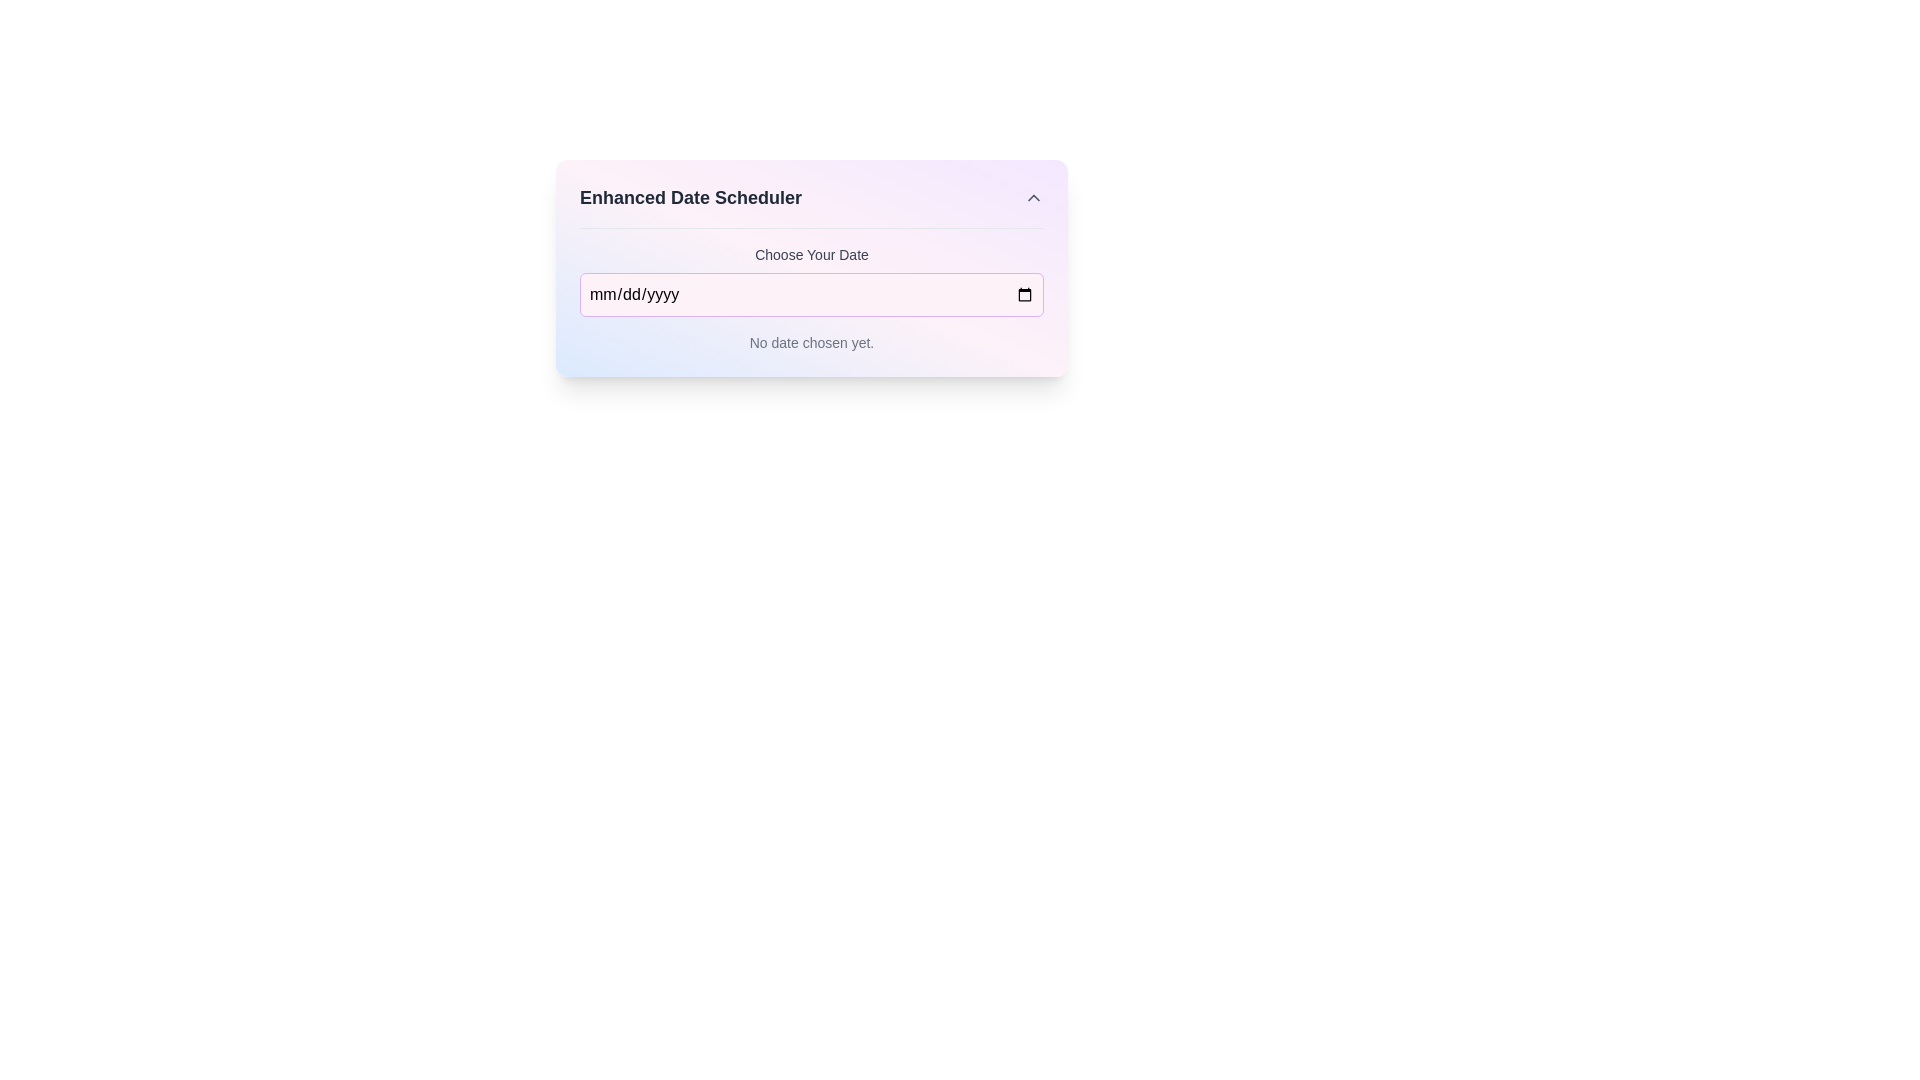 Image resolution: width=1920 pixels, height=1080 pixels. Describe the element at coordinates (811, 253) in the screenshot. I see `the text label reading 'Choose Your Date' which is styled in gray and positioned above the date input field in the 'Enhanced Date Scheduler' group` at that location.